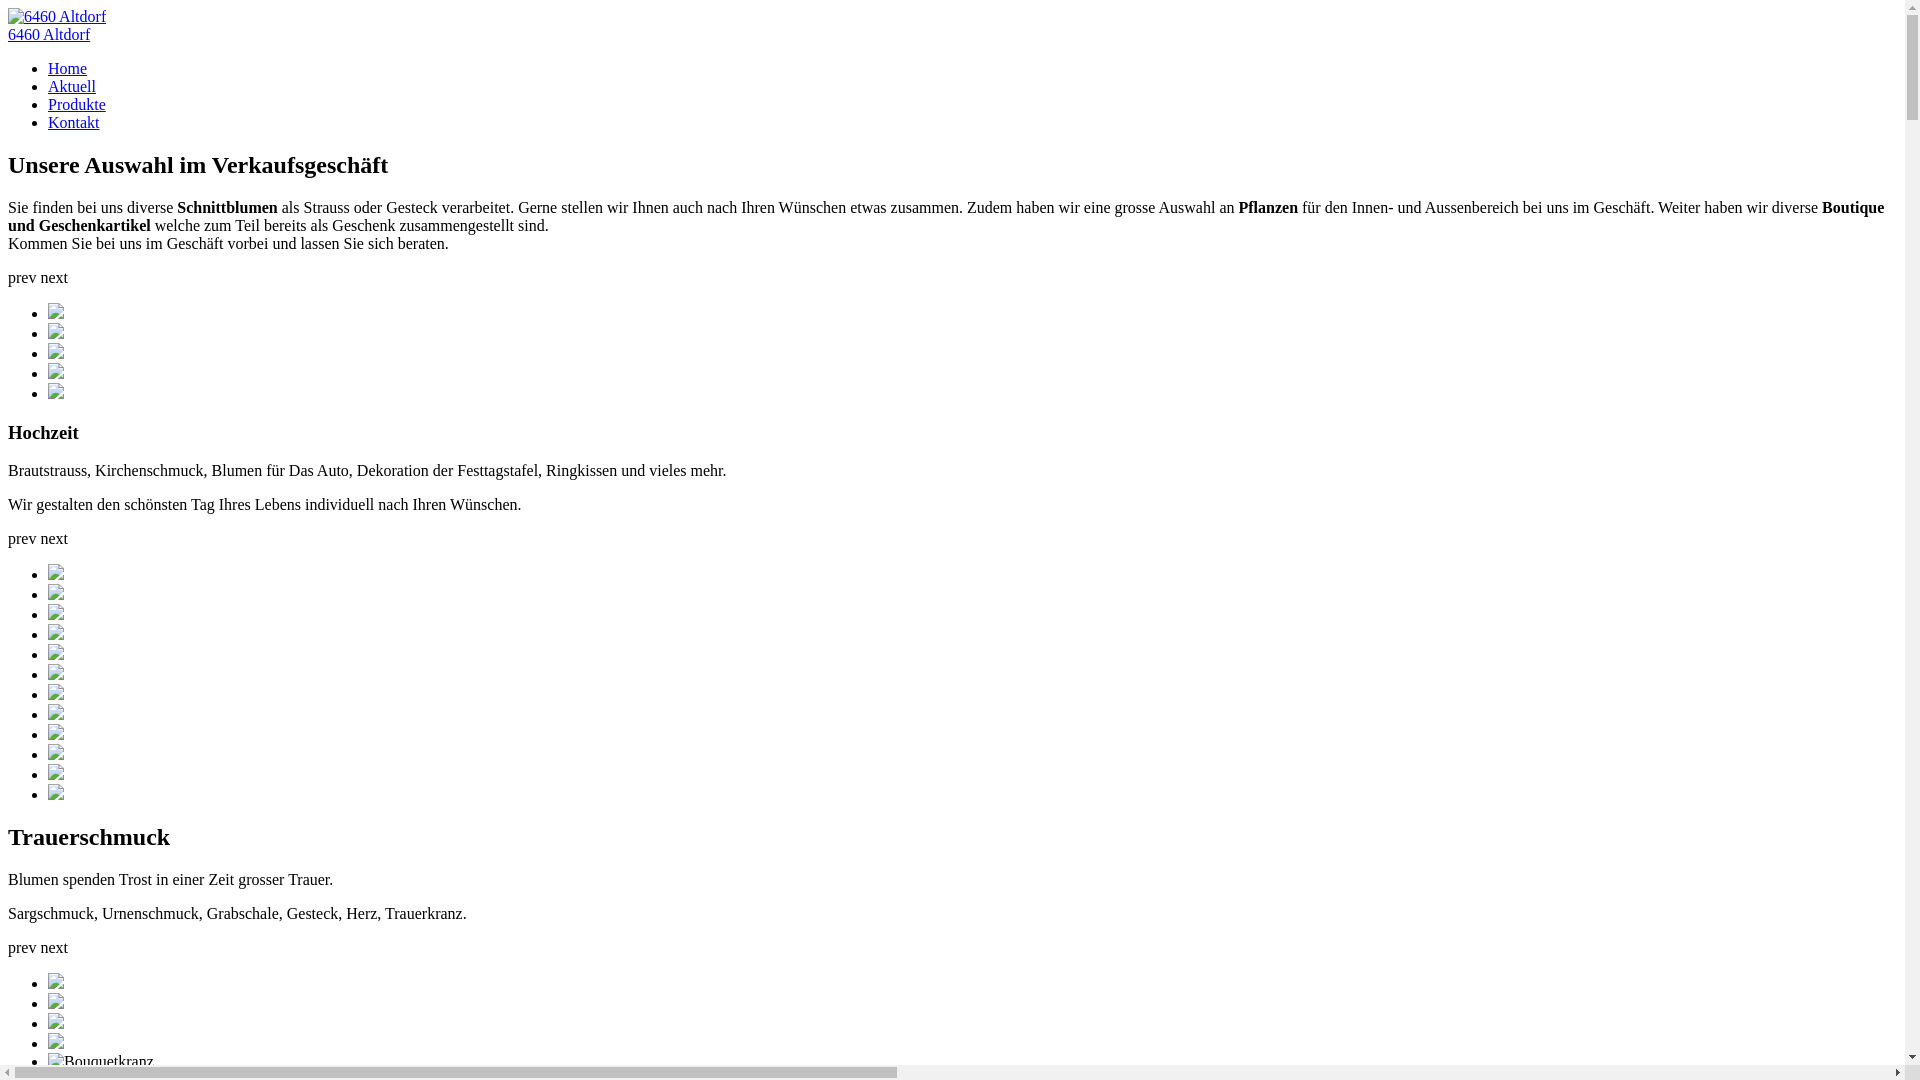  I want to click on 'Kontakt', so click(48, 122).